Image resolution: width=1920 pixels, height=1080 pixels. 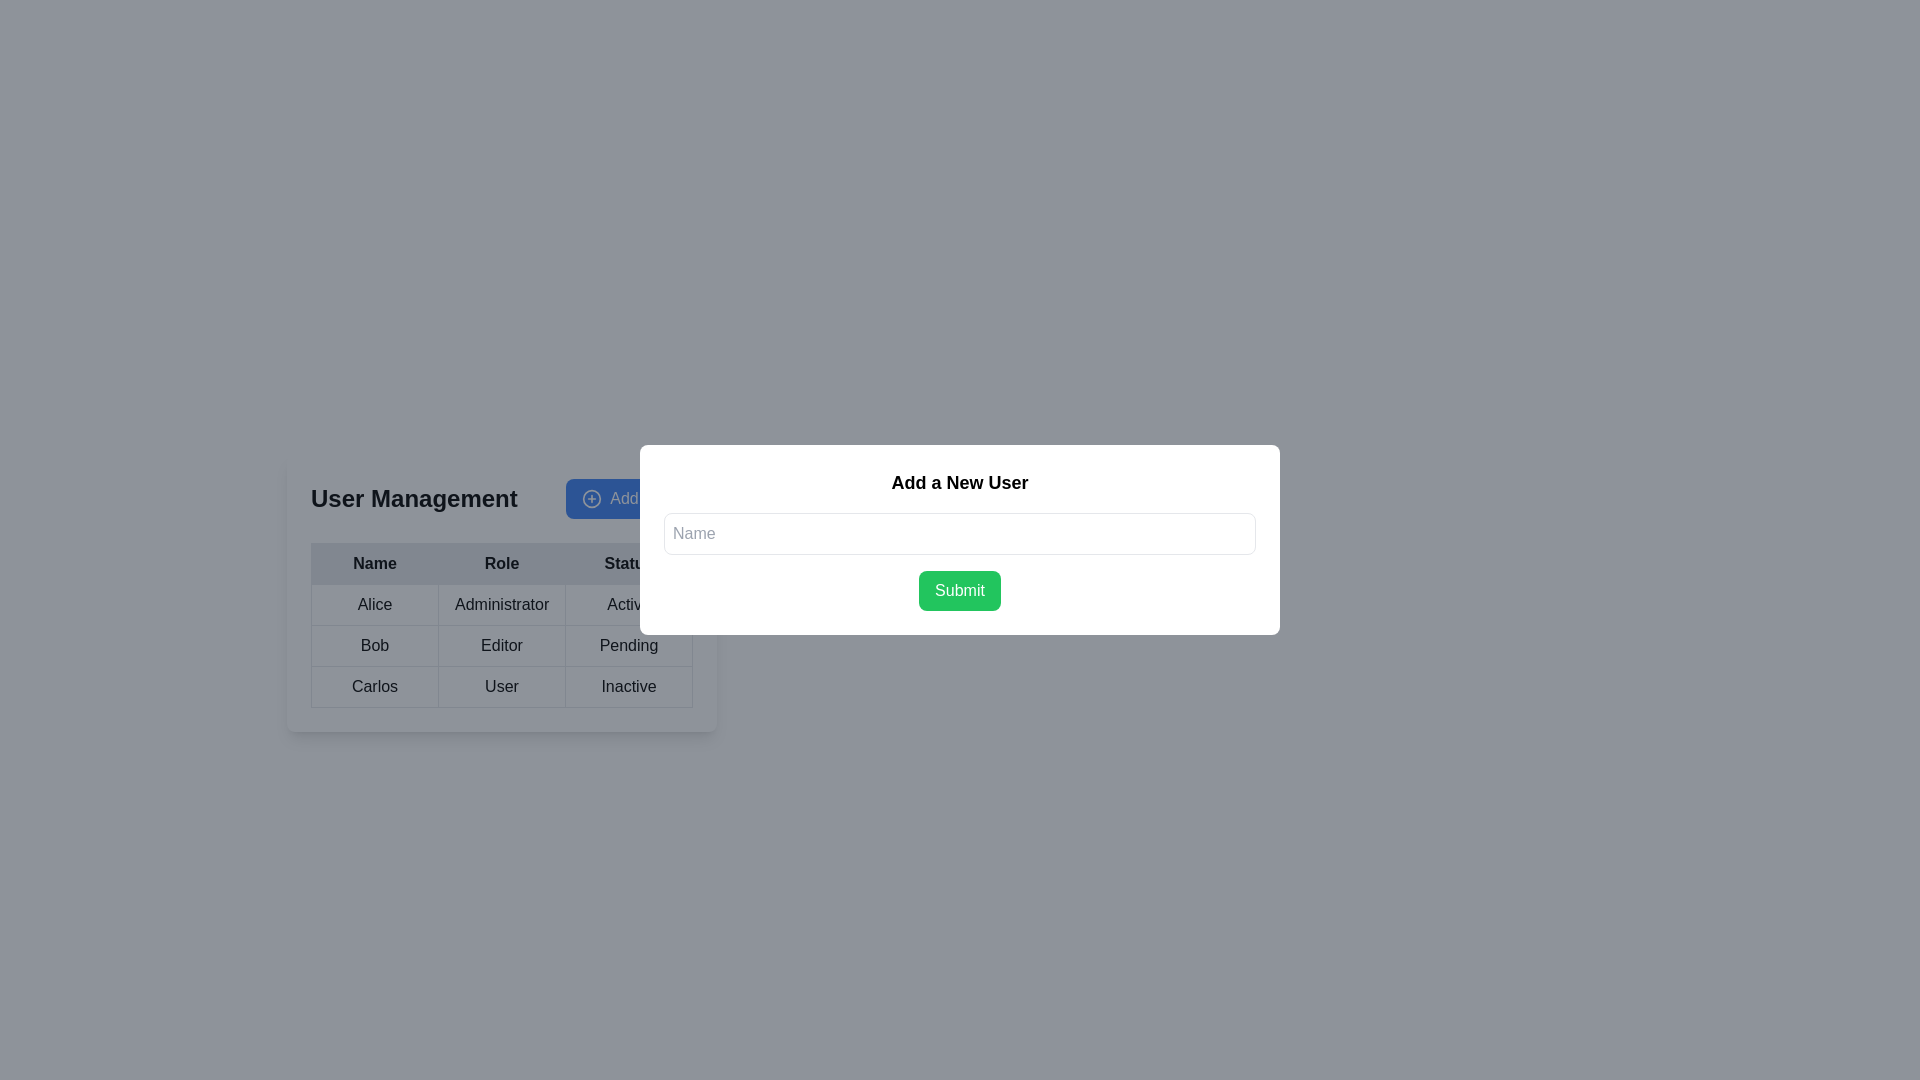 I want to click on text from the 'Active' label, which is styled with padding and a border, located in the rightmost position of its row under the 'Status' column, so click(x=627, y=604).